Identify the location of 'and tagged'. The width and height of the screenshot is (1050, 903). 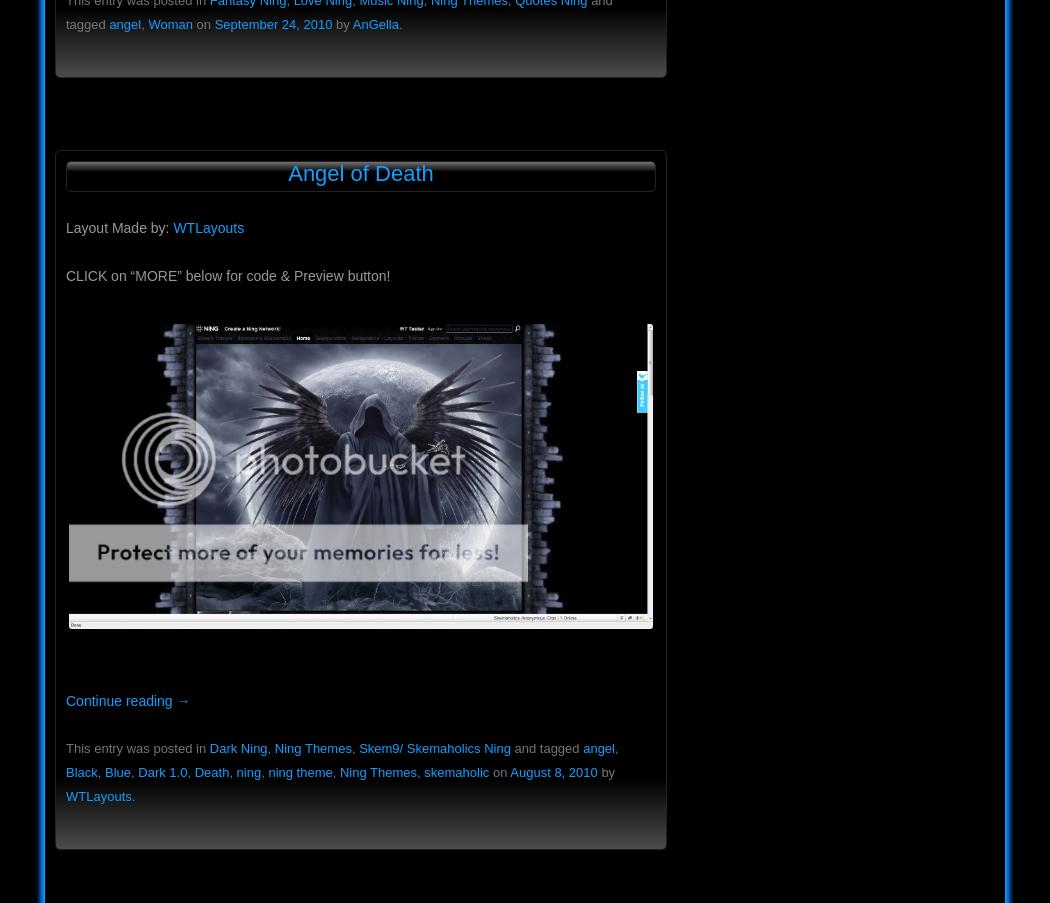
(546, 748).